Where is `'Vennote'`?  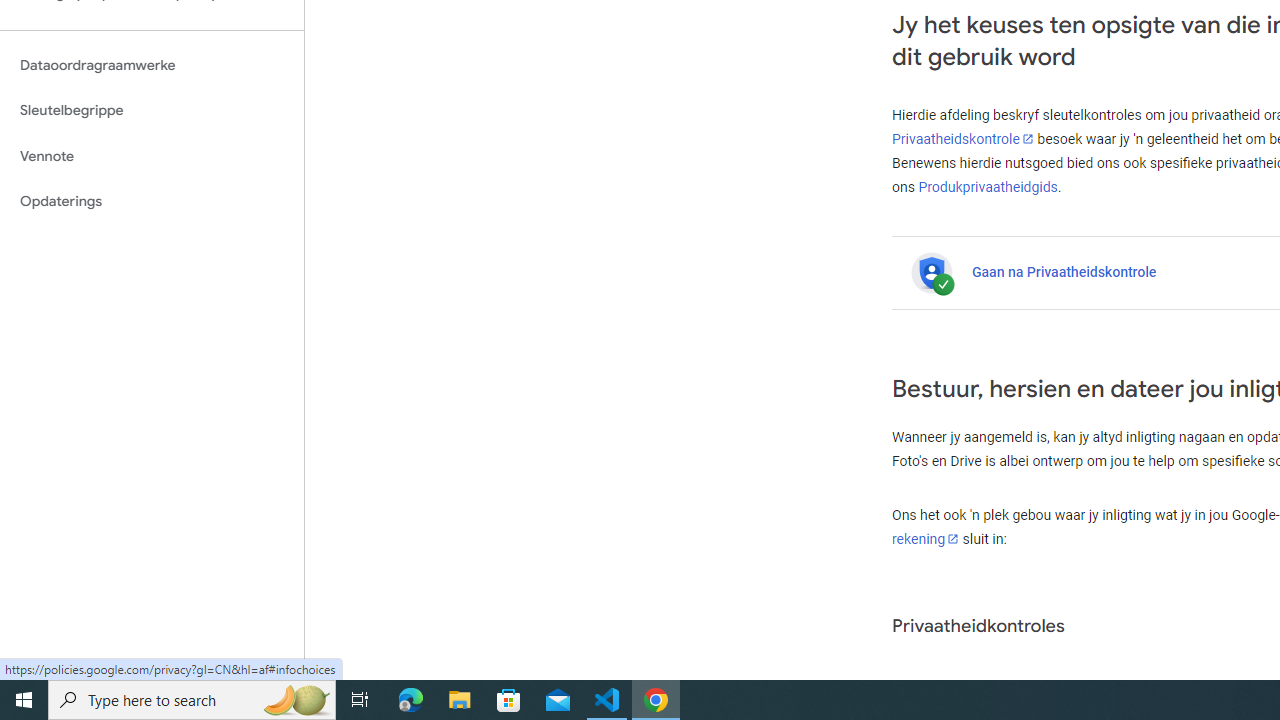 'Vennote' is located at coordinates (151, 155).